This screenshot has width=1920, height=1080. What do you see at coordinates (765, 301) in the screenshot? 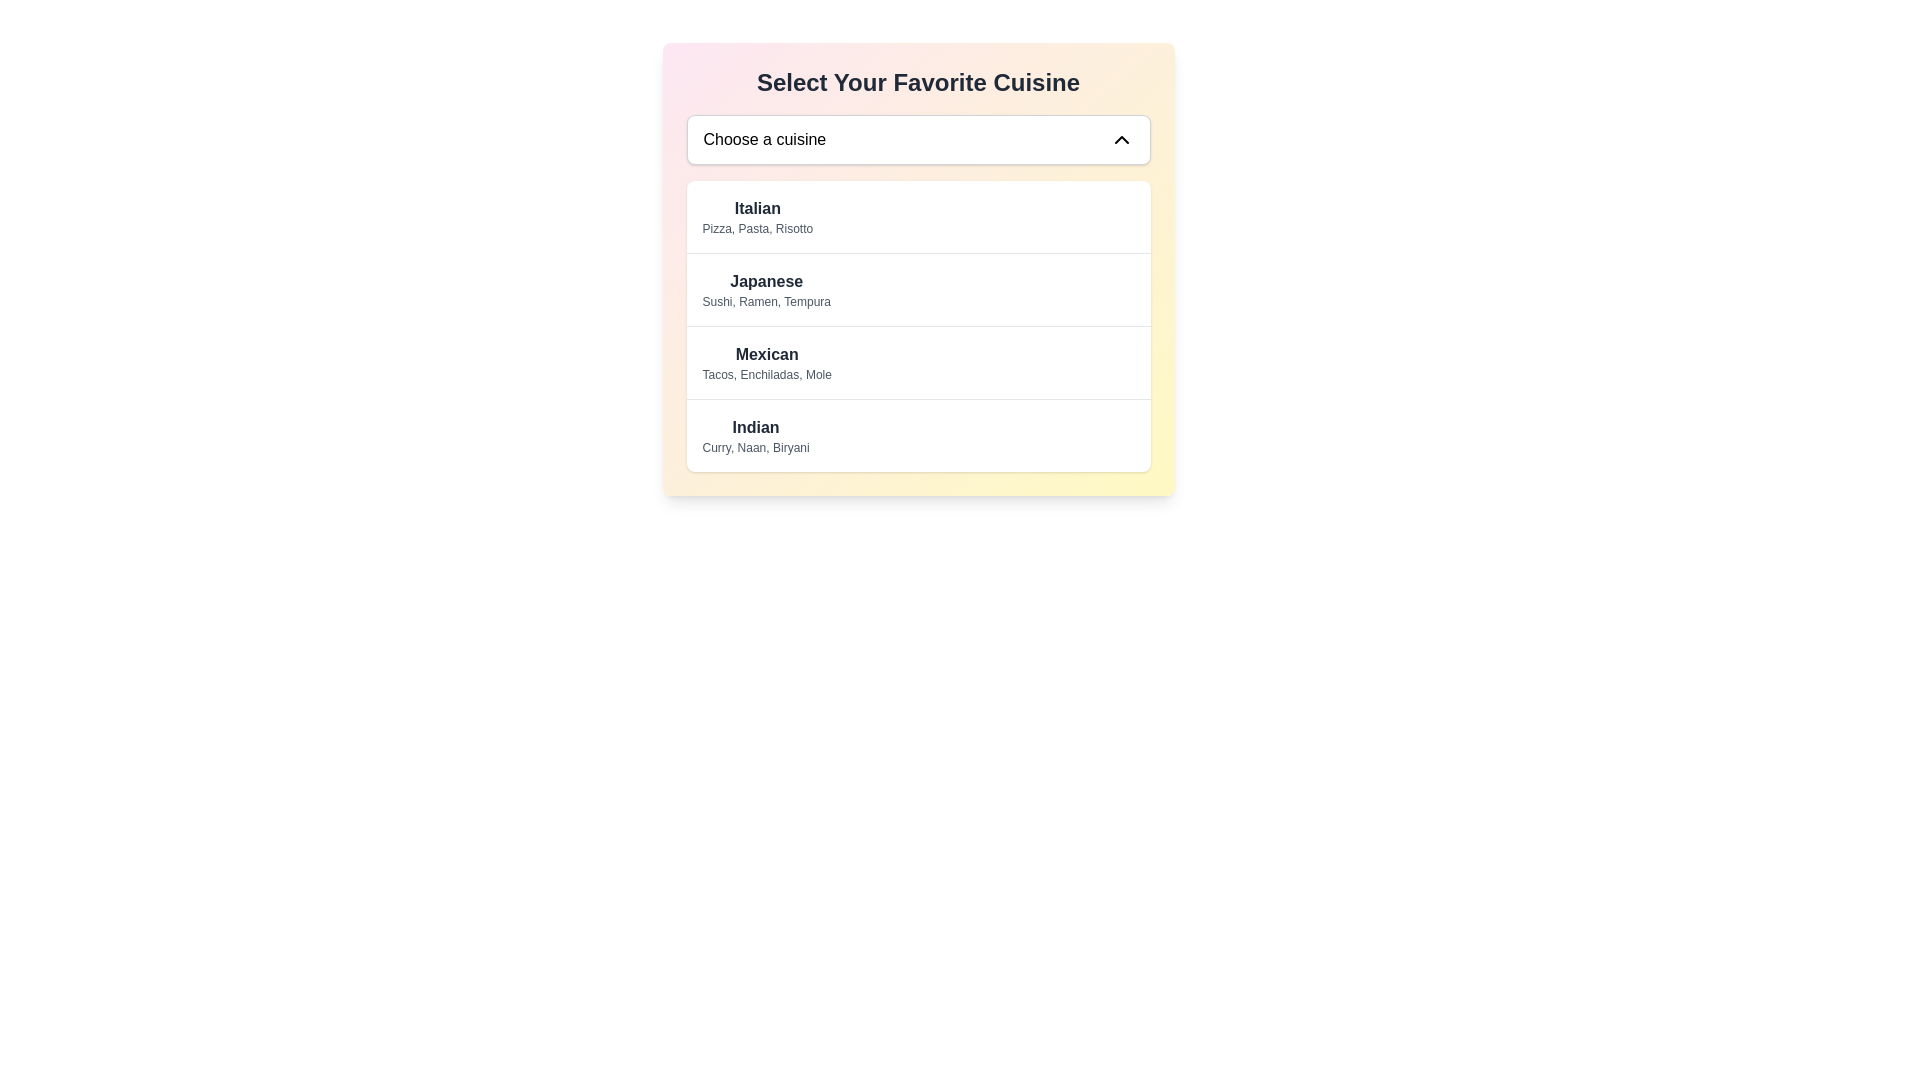
I see `the descriptive text label that details examples of dishes (Sushi, Ramen, Tempura) associated with the 'Japanese' cuisine option, positioned below the 'Japanese' label` at bounding box center [765, 301].